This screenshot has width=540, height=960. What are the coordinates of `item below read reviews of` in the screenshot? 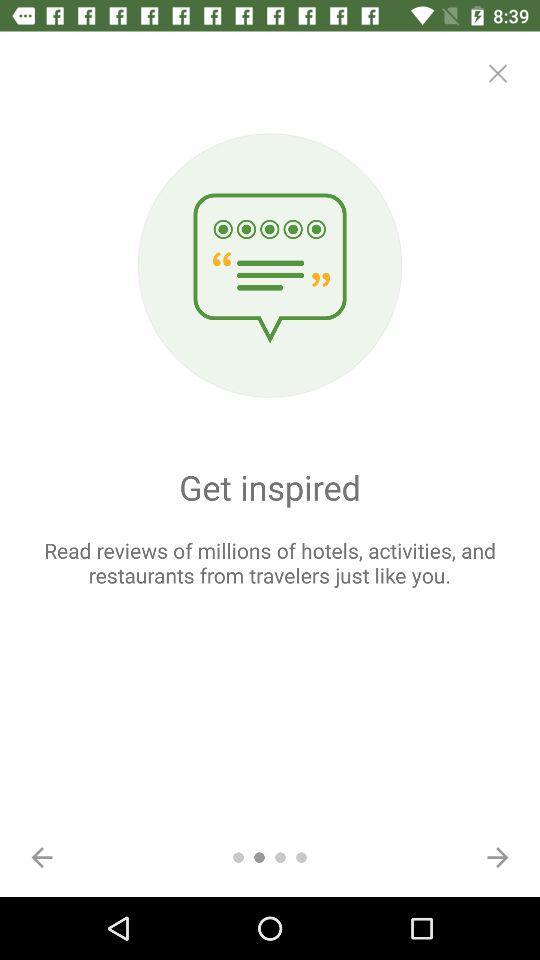 It's located at (42, 856).